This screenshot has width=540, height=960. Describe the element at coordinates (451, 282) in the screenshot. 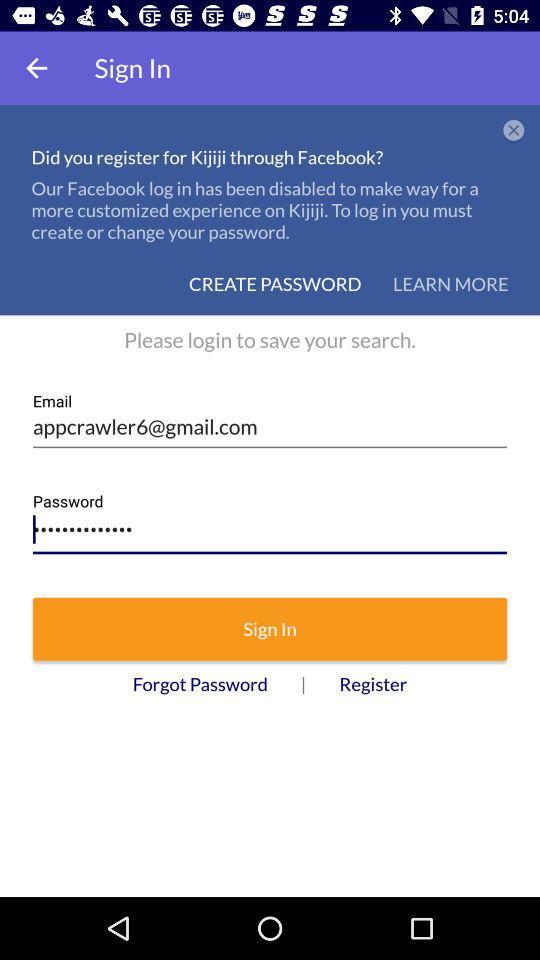

I see `the button learn more on the web page` at that location.